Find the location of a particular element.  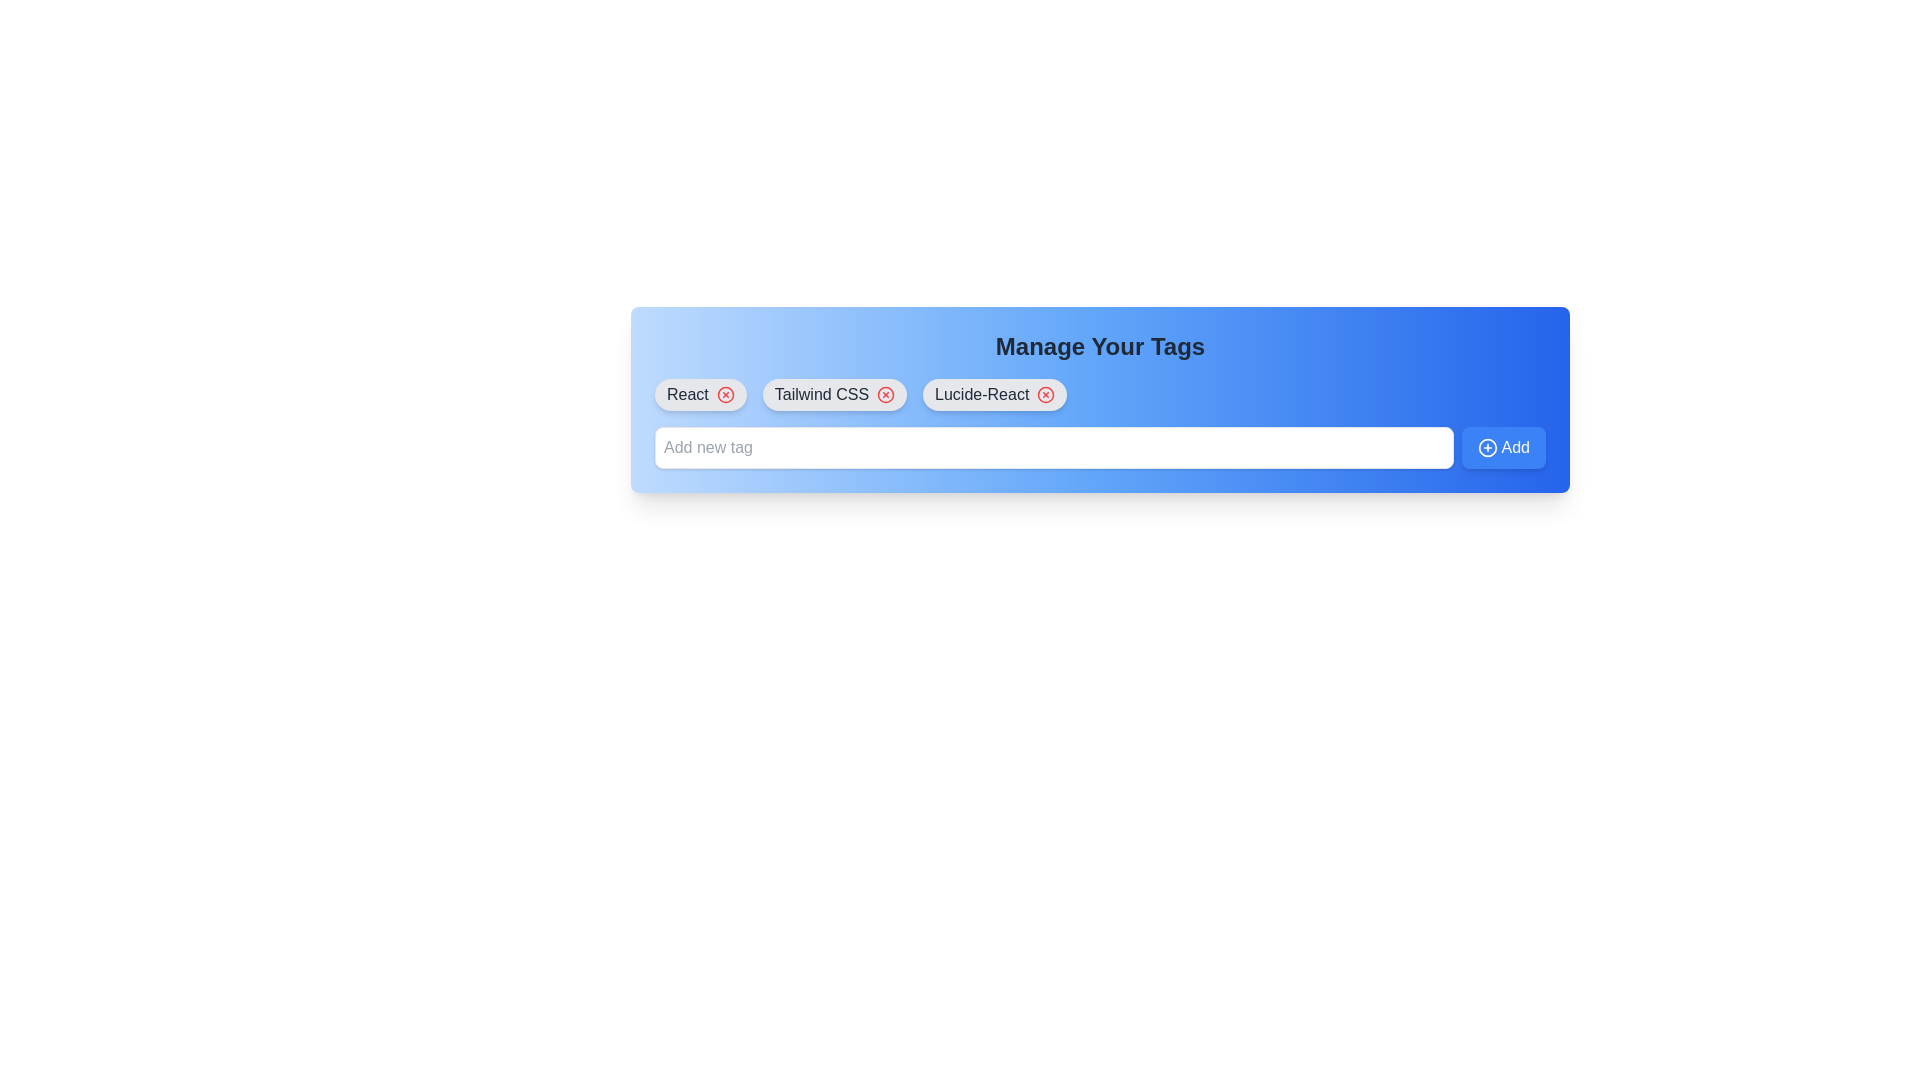

the 'Add' button with a blue background and white text, which is located at the rightmost end of the group of elements is located at coordinates (1503, 446).